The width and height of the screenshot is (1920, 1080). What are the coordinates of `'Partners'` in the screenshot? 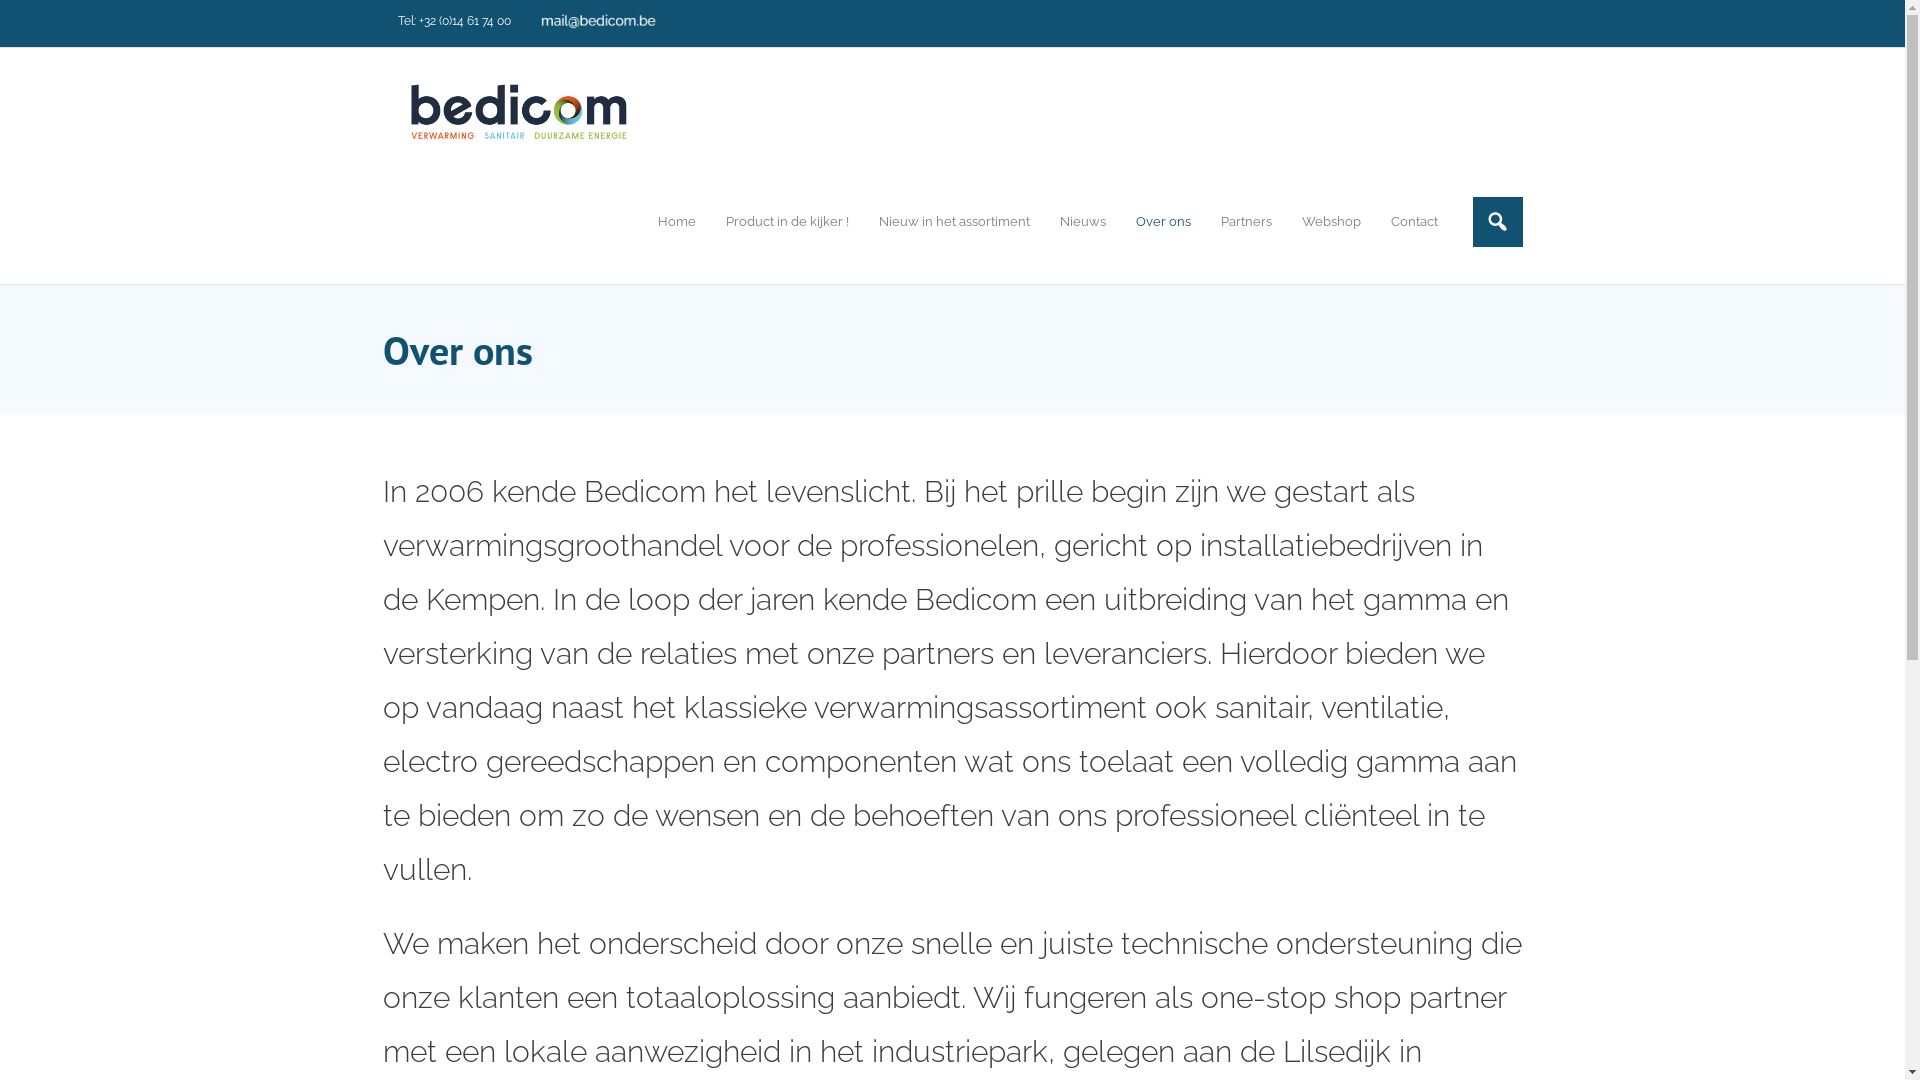 It's located at (1245, 221).